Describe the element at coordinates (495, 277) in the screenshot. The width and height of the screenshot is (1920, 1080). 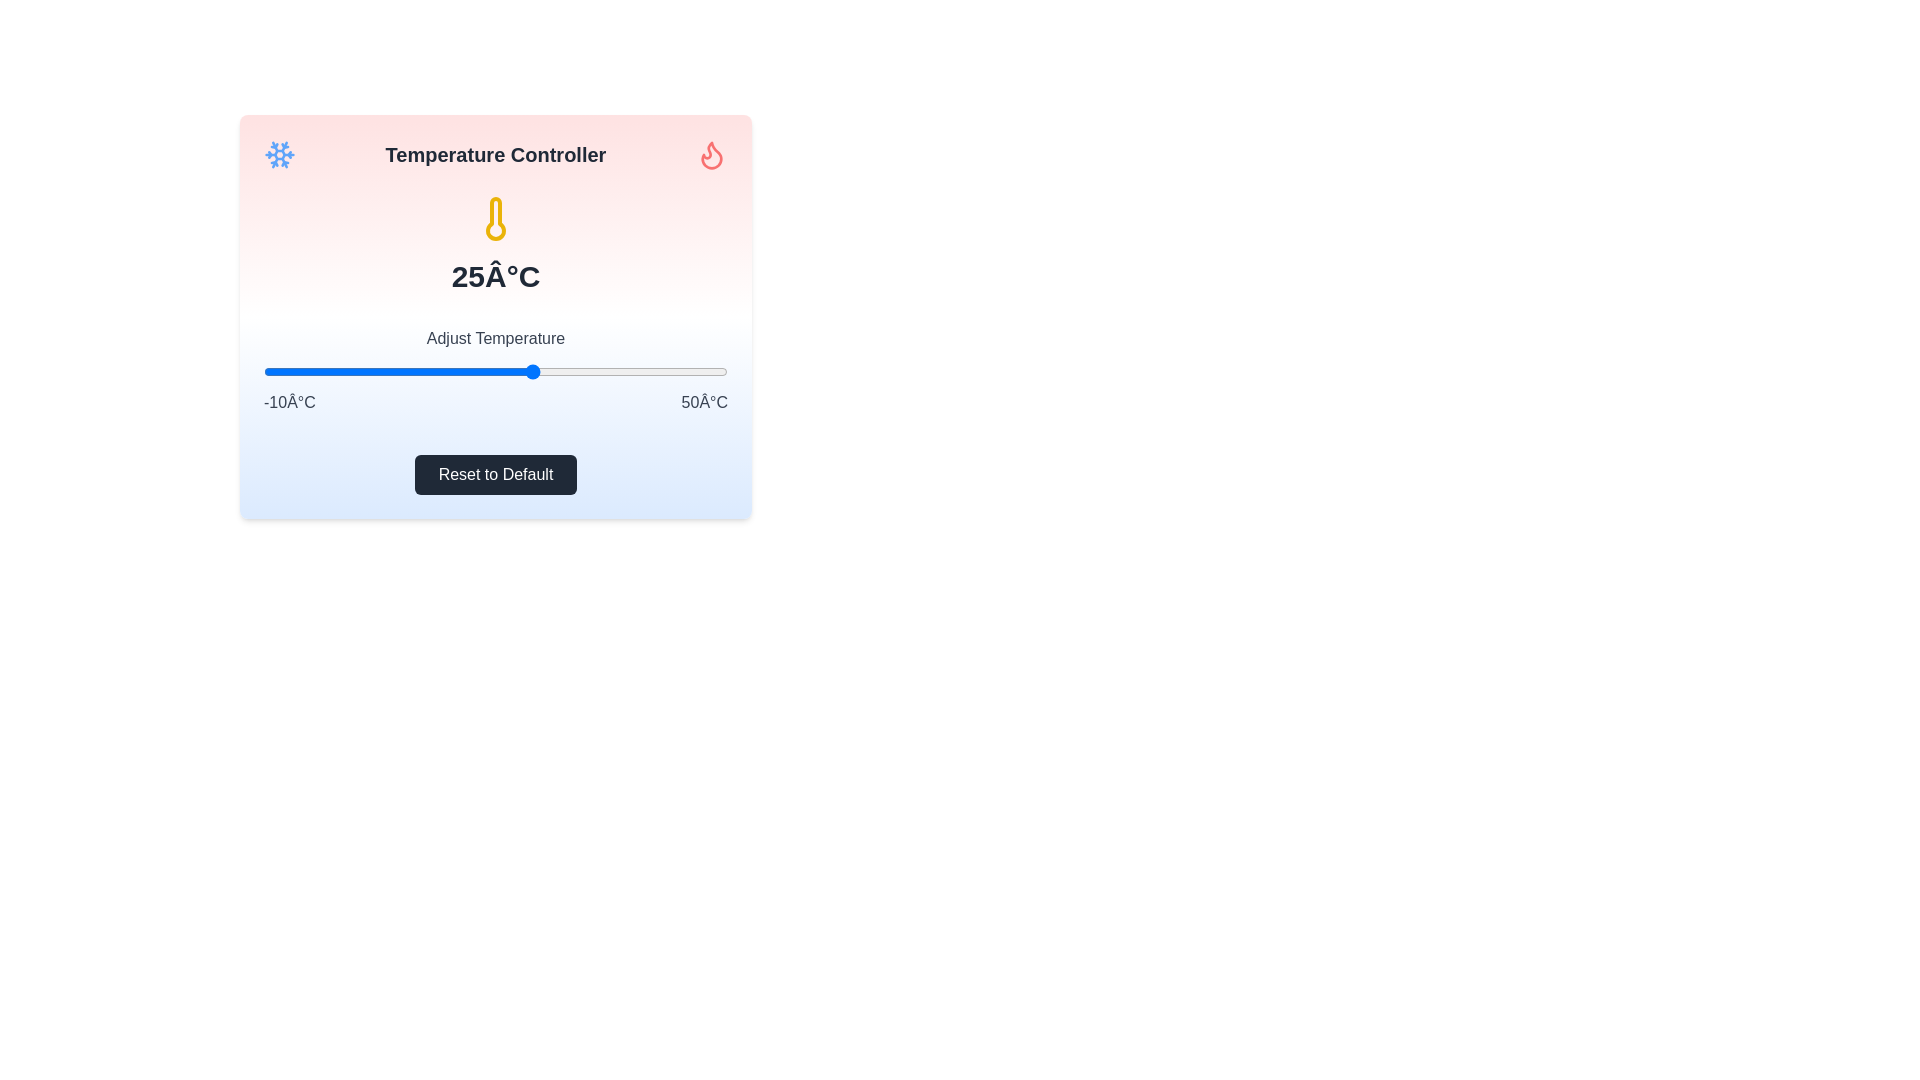
I see `the temperature text to select it` at that location.